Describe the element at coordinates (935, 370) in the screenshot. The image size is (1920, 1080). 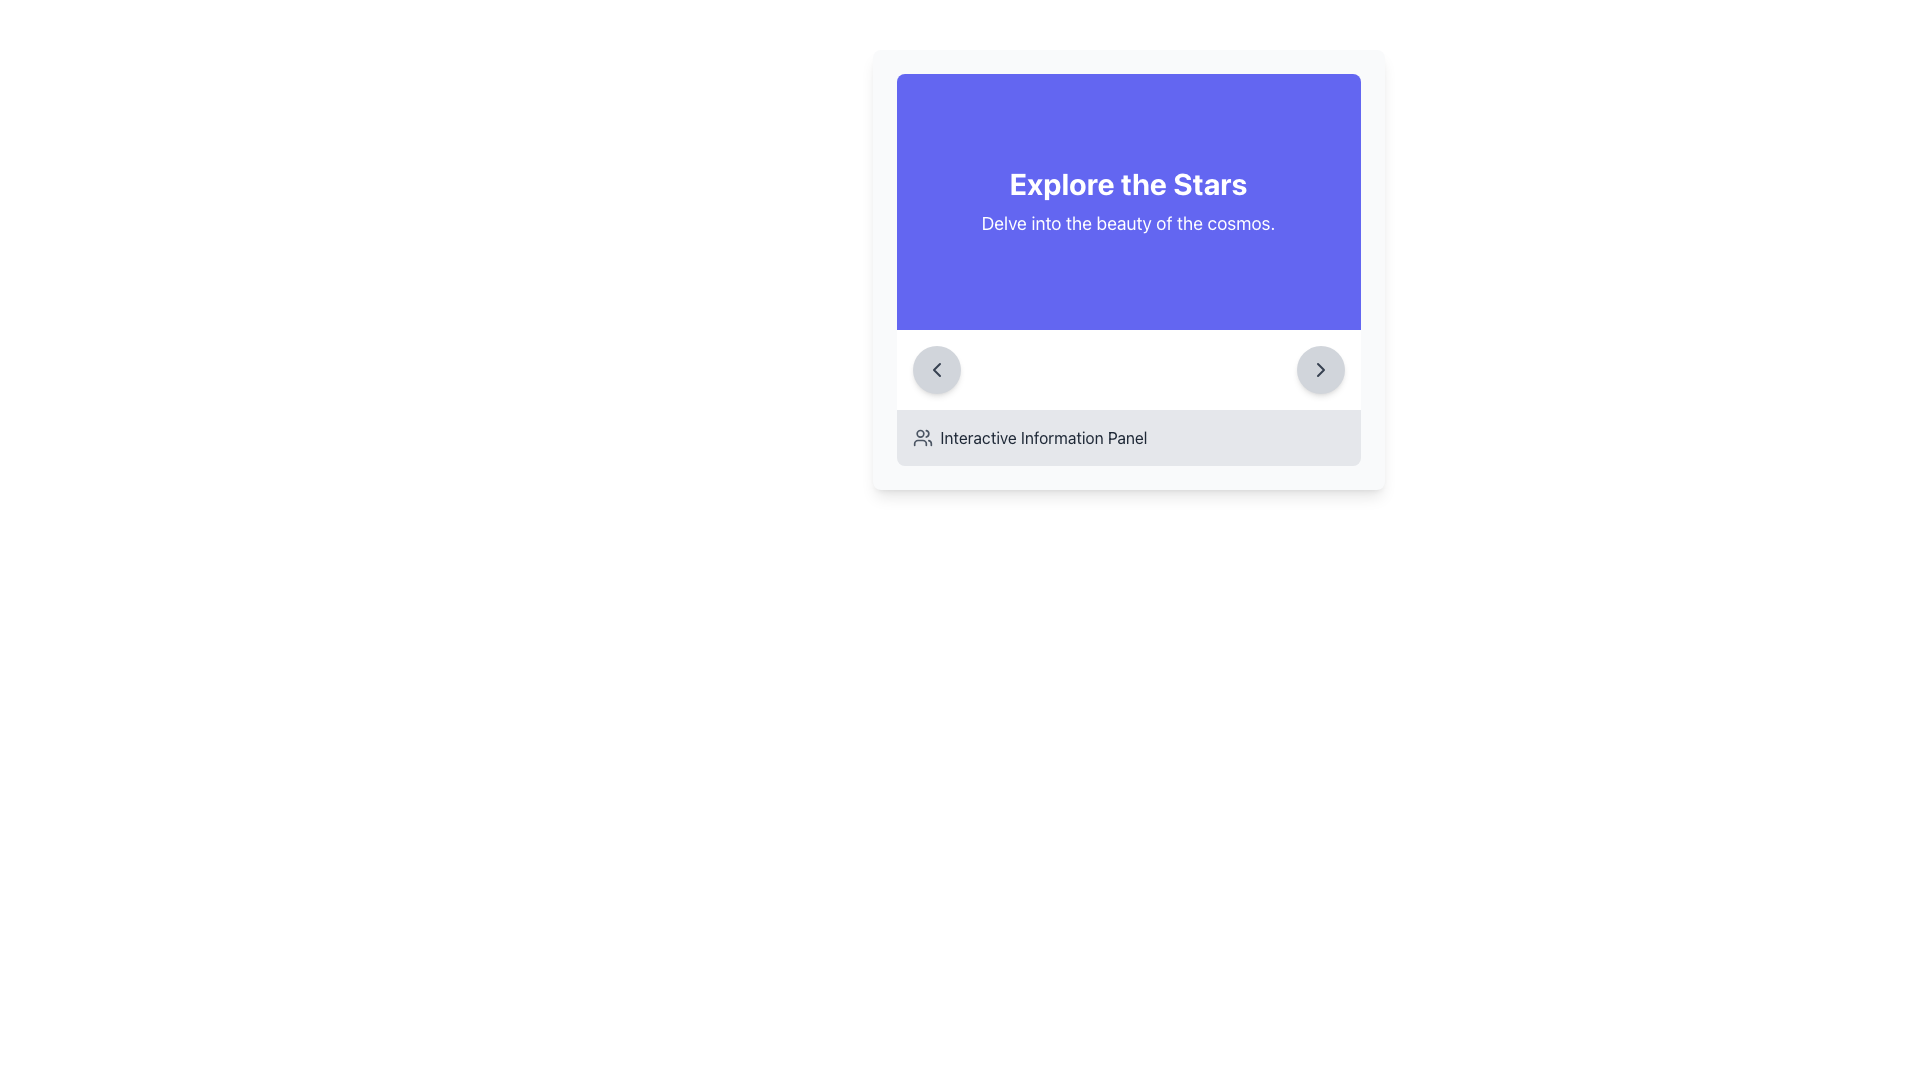
I see `the left arrow SVG icon element within the circular button located at the bottom-left corner of the content card to trigger the hover effect` at that location.